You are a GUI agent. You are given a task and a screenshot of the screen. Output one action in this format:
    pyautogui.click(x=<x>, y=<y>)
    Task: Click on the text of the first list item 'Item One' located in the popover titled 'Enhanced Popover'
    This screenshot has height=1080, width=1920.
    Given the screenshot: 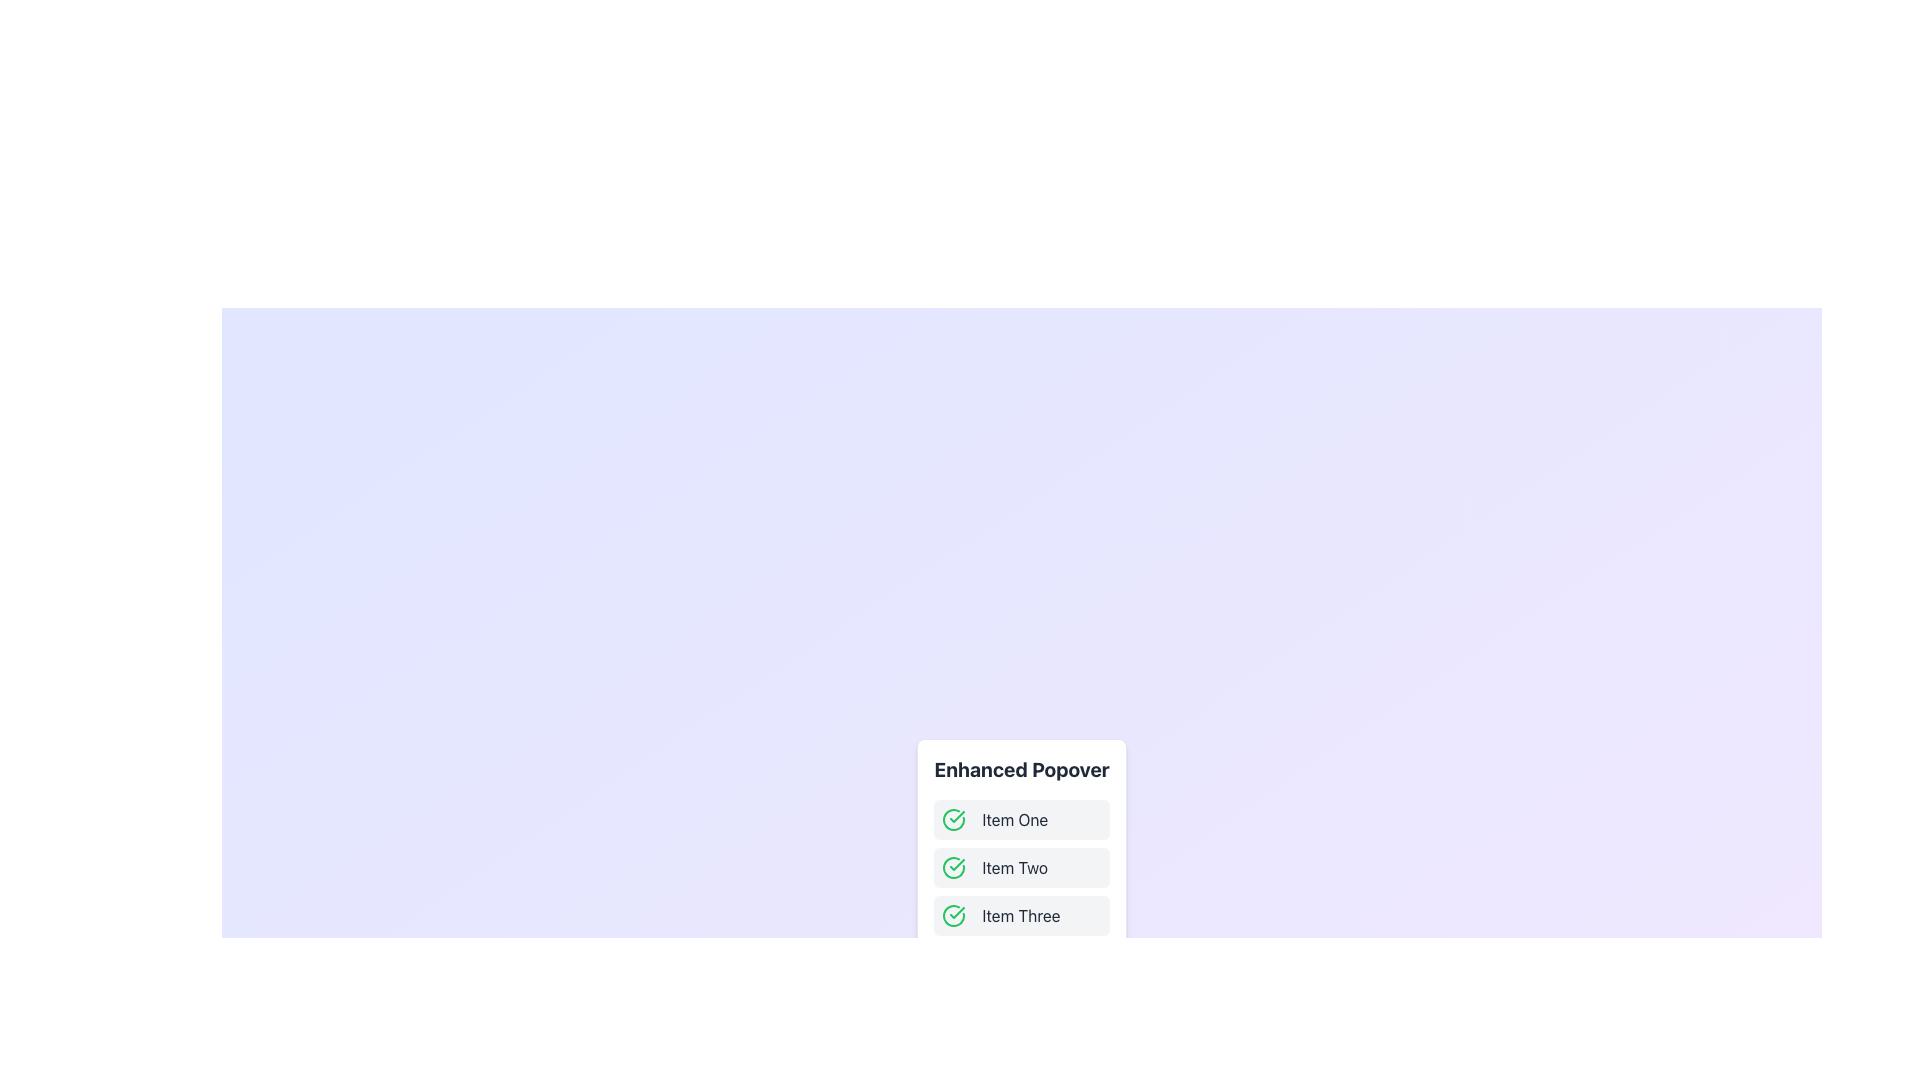 What is the action you would take?
    pyautogui.click(x=1022, y=820)
    